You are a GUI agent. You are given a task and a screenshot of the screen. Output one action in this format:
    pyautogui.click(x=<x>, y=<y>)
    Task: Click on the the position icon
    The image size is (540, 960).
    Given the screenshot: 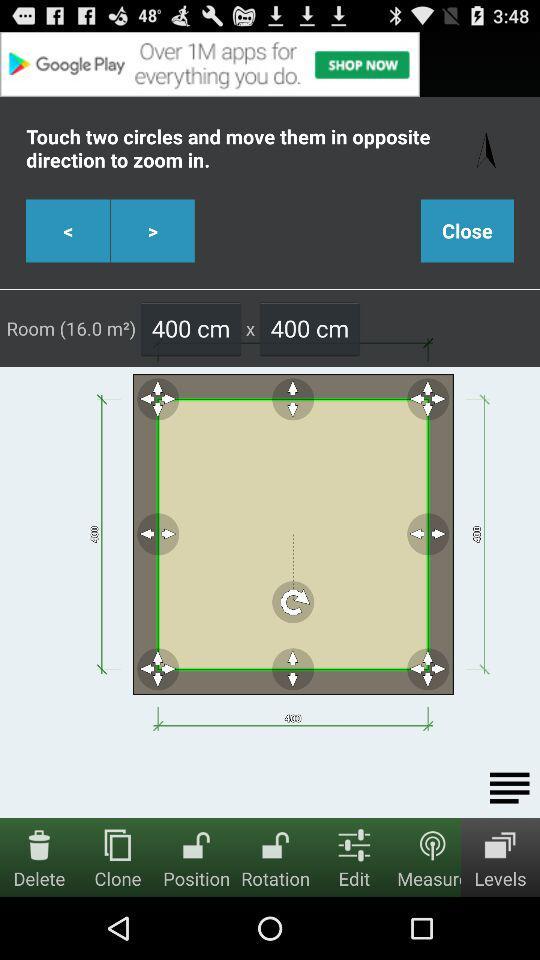 What is the action you would take?
    pyautogui.click(x=196, y=843)
    